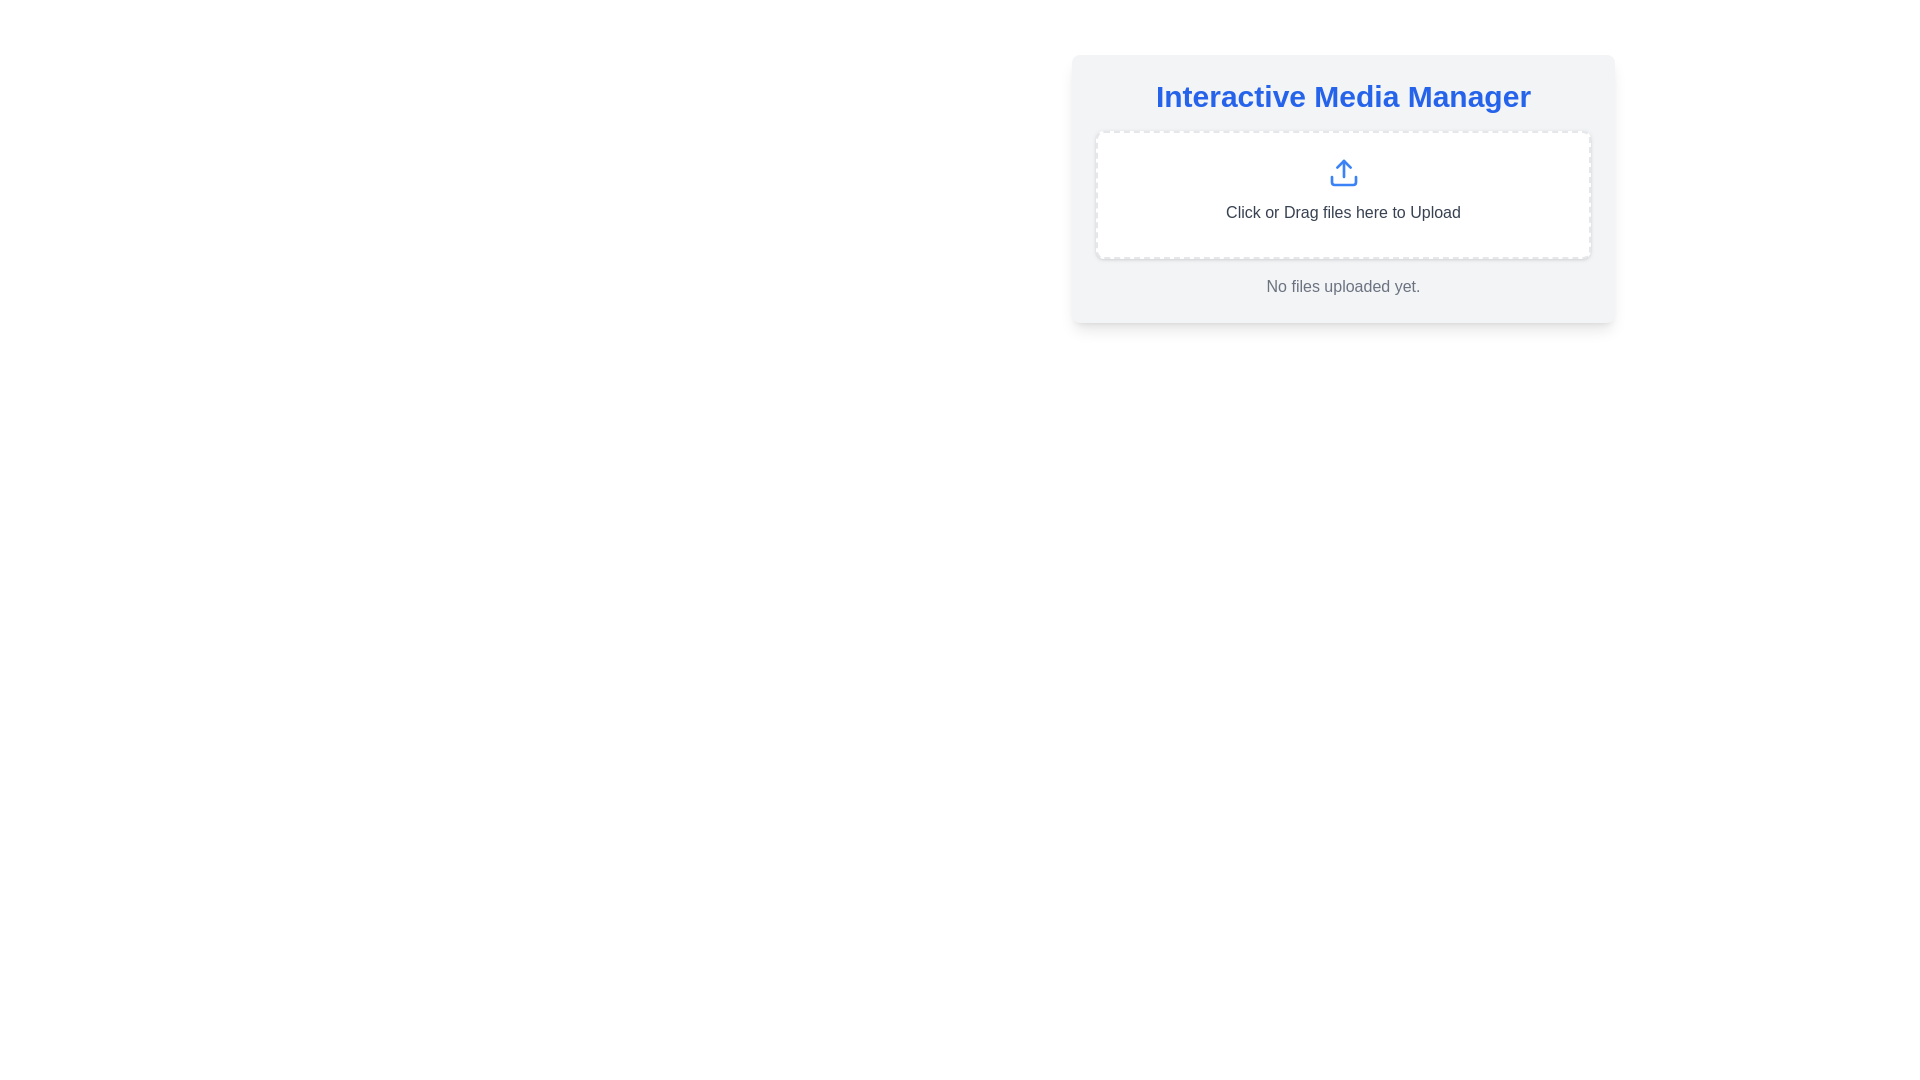 This screenshot has width=1920, height=1080. I want to click on the decorative upload icon located at the center of the 'Interactive Media Manager' upload section, contributing to the recognizable upload functionality, so click(1343, 181).